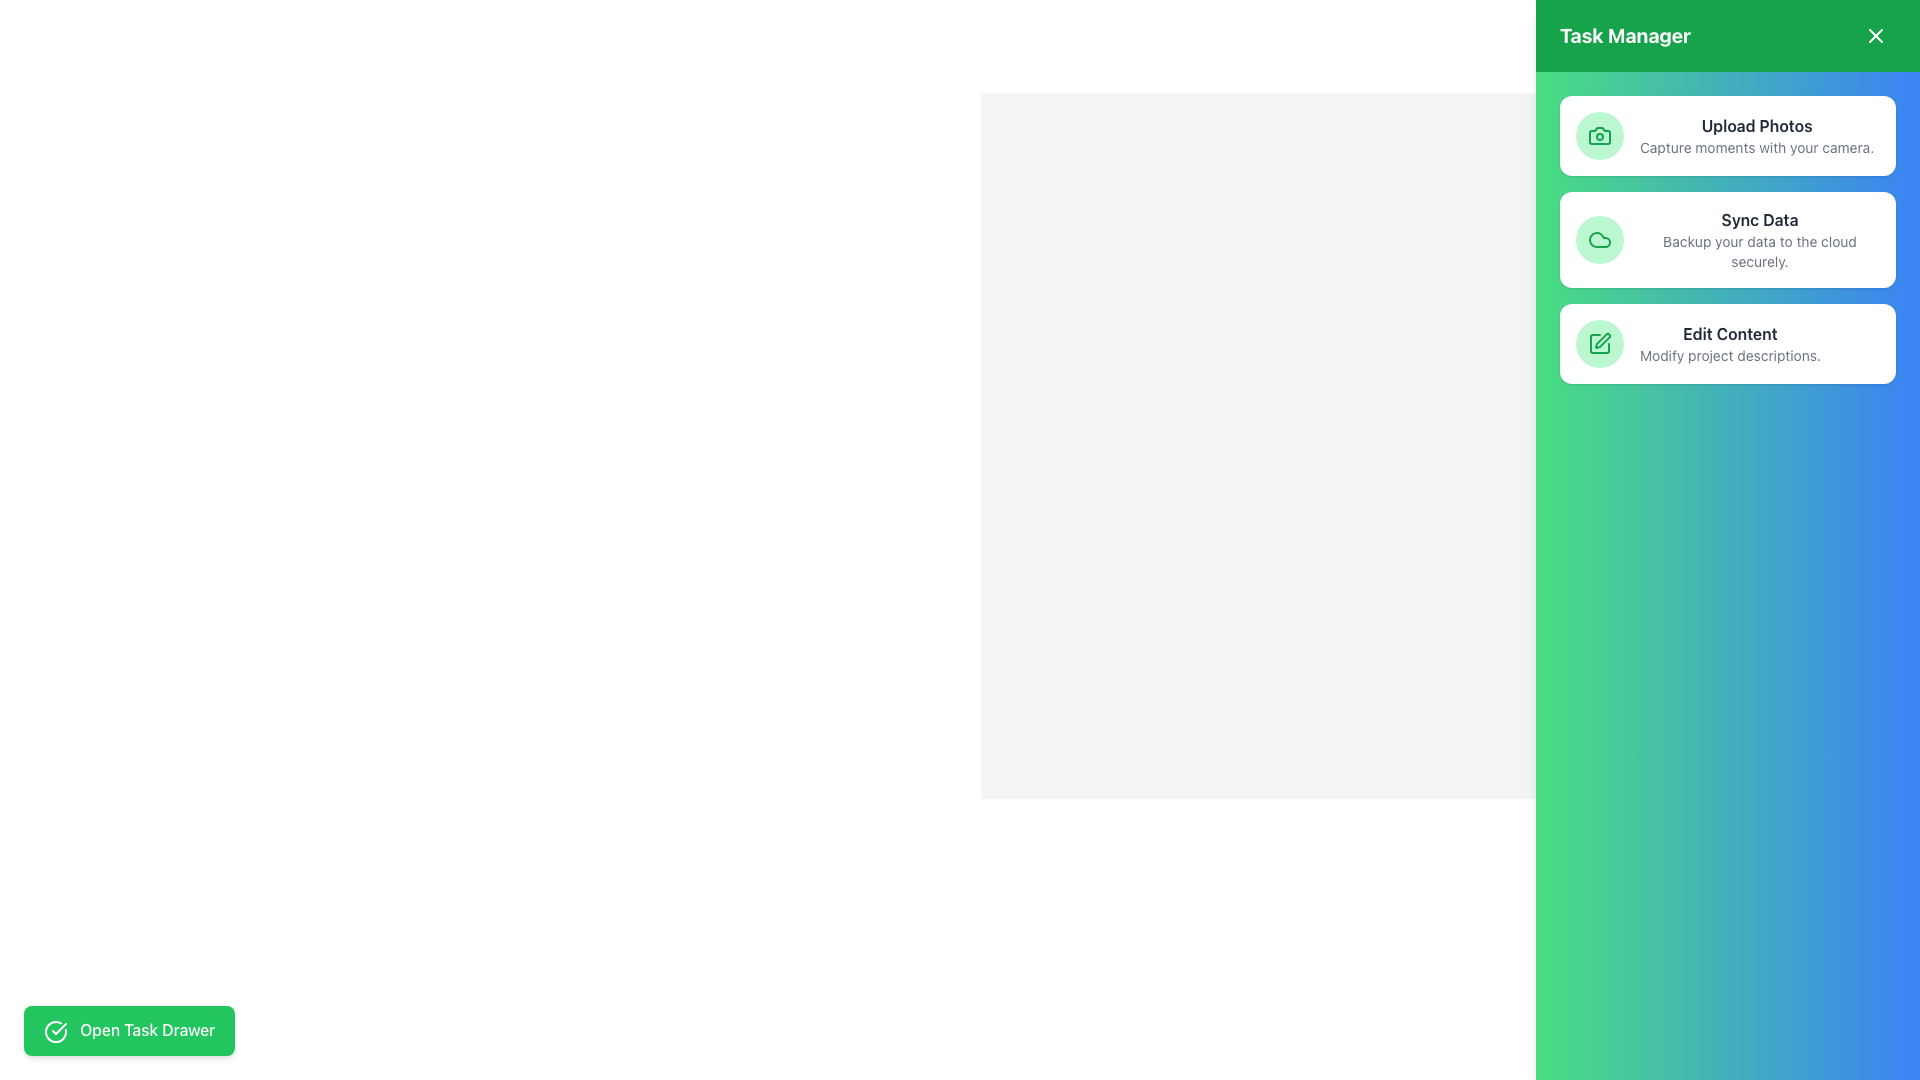 Image resolution: width=1920 pixels, height=1080 pixels. I want to click on the third card in the vertically stacked list within the 'Task Manager' panel that provides the 'Edit Content' functionality, so click(1727, 342).